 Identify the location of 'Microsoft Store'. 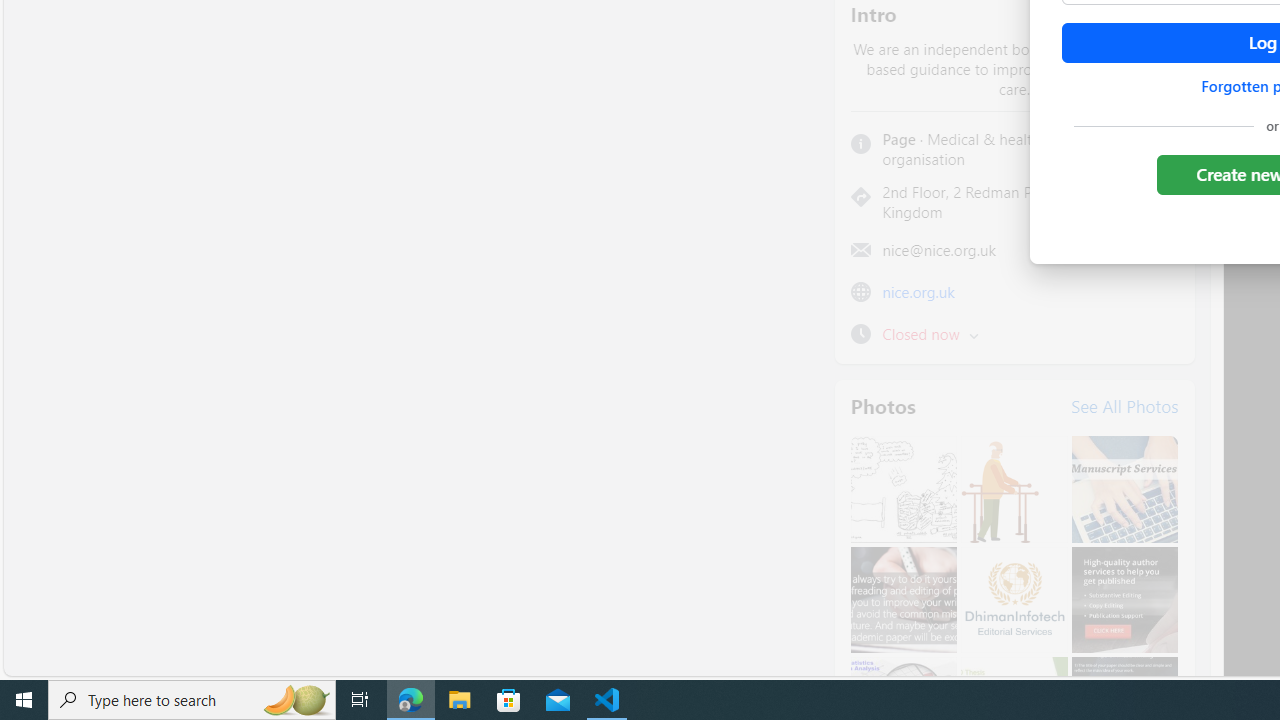
(509, 698).